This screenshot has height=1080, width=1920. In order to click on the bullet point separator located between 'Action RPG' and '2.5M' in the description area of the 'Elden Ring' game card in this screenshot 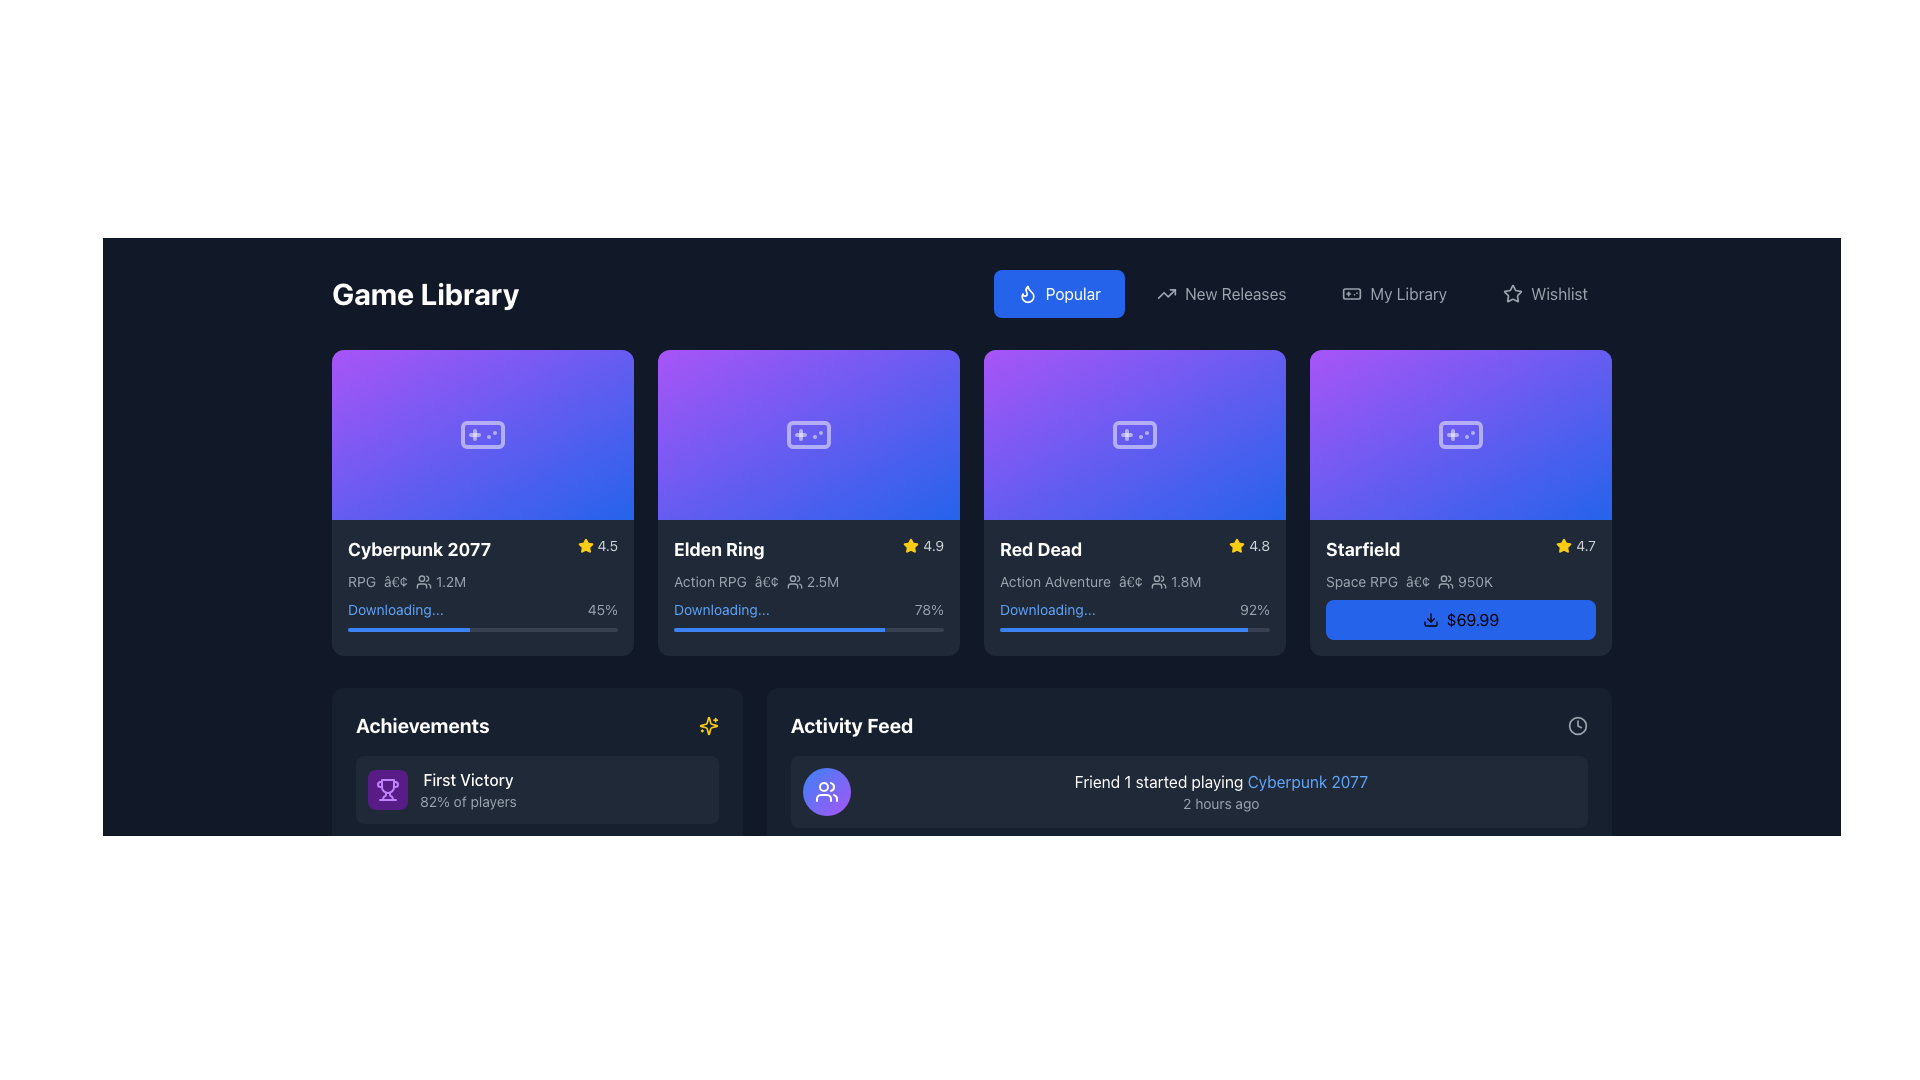, I will do `click(765, 581)`.